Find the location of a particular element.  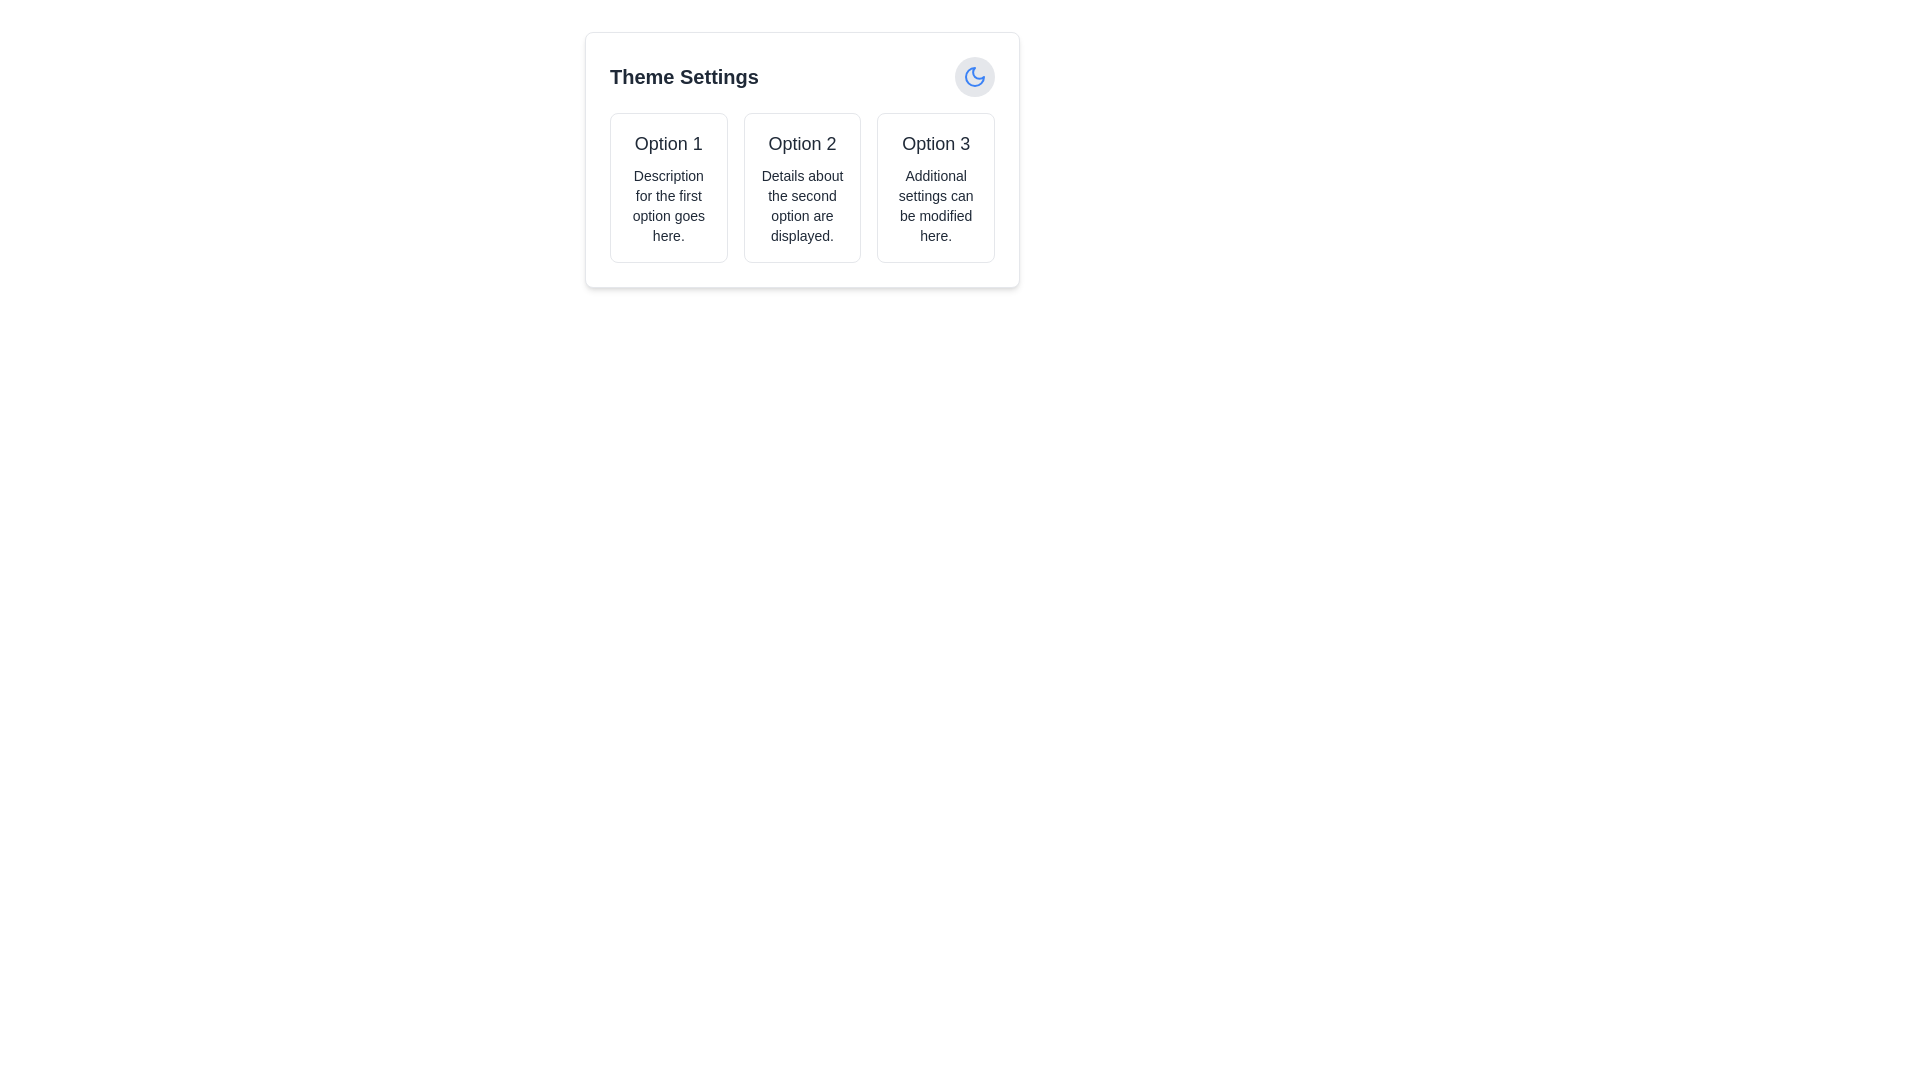

the text element stating 'Additional settings can be modified here.' located beneath the header 'Option 3' in the third column of the layout is located at coordinates (935, 205).